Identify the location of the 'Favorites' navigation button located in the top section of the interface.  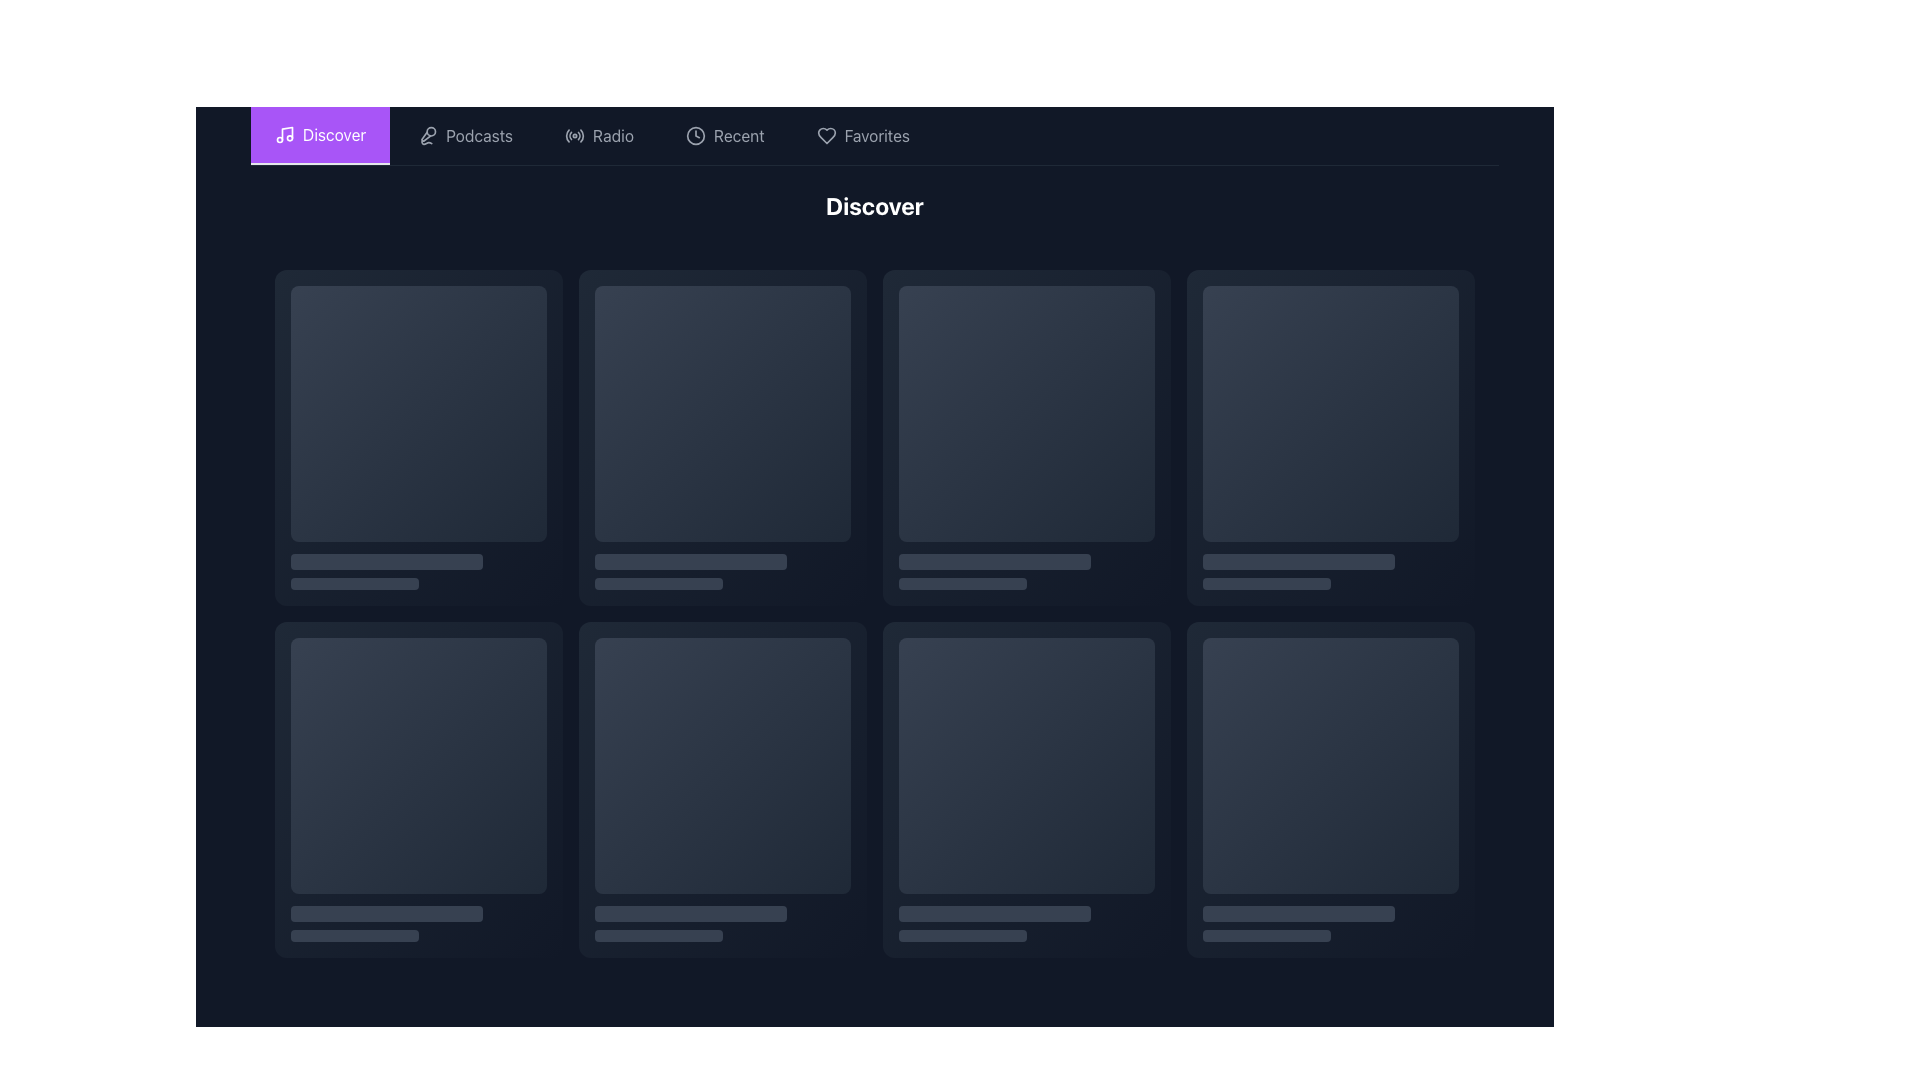
(863, 135).